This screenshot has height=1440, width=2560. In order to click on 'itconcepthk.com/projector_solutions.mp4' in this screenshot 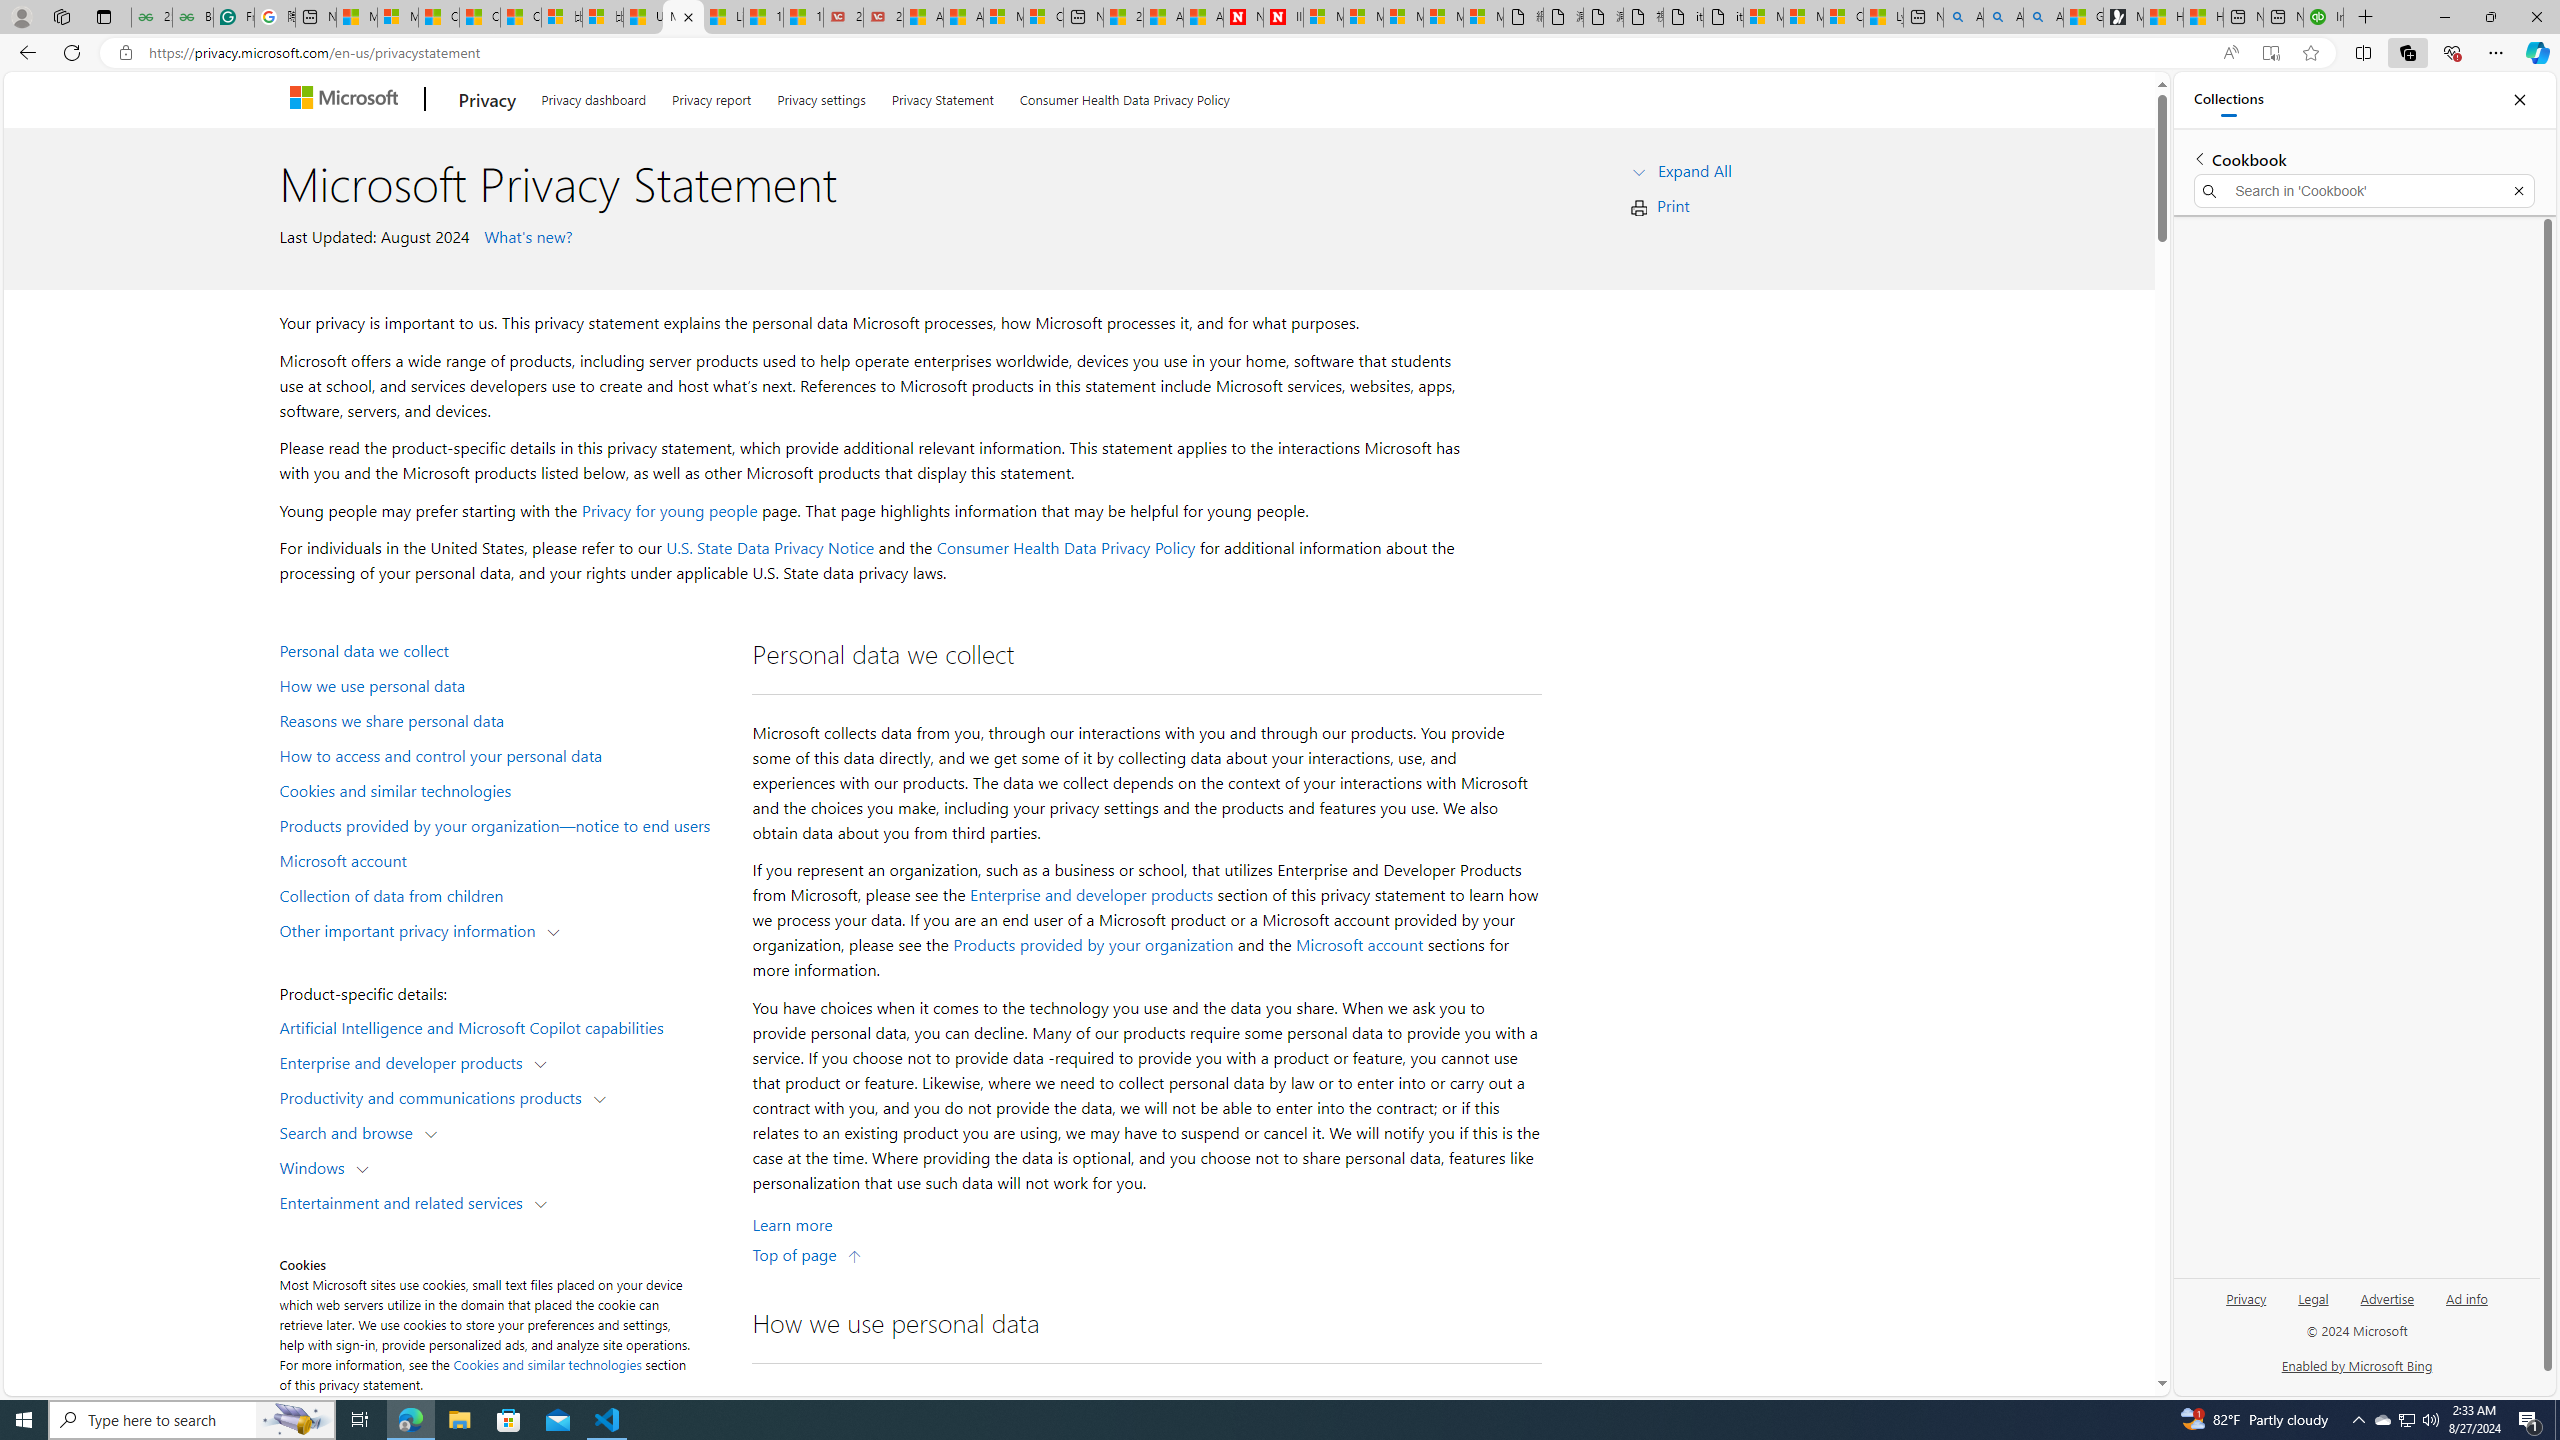, I will do `click(1721, 16)`.